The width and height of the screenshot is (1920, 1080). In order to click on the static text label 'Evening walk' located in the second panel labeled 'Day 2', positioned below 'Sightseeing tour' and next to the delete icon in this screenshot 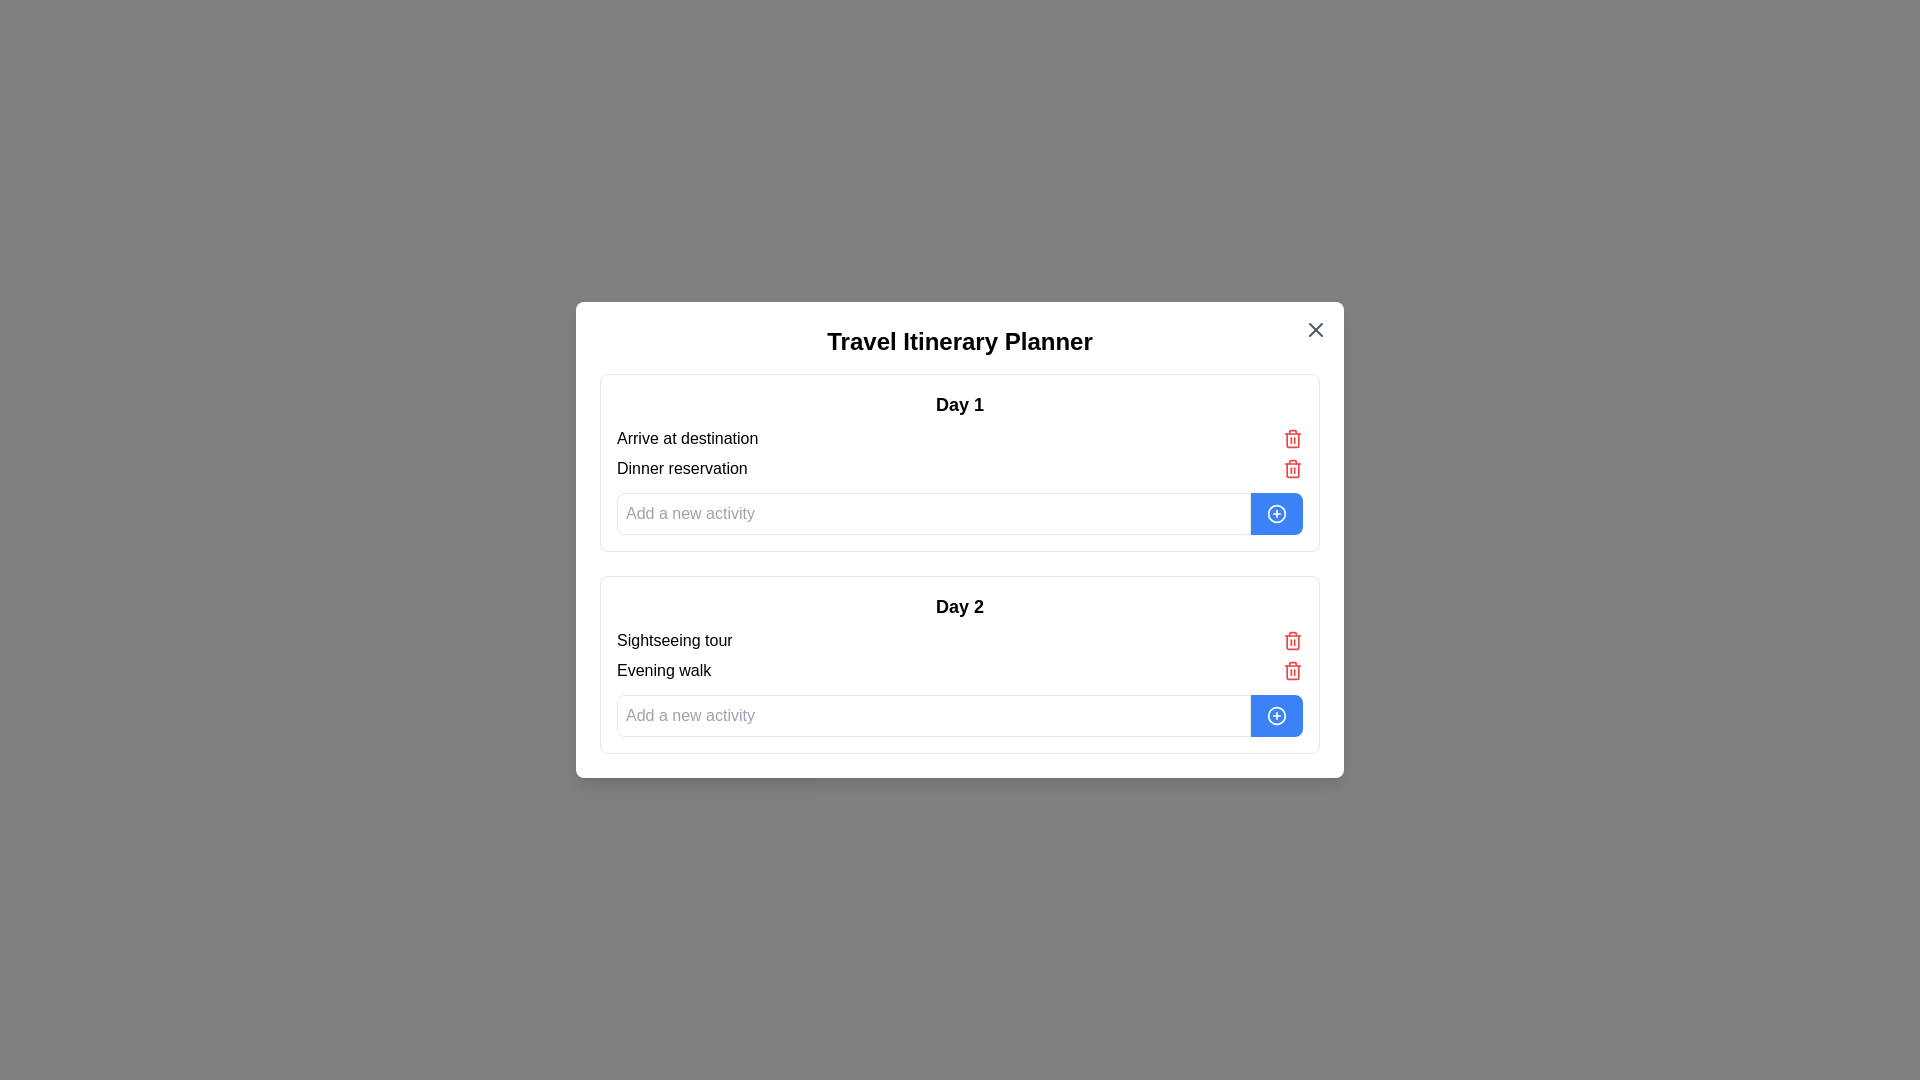, I will do `click(664, 671)`.